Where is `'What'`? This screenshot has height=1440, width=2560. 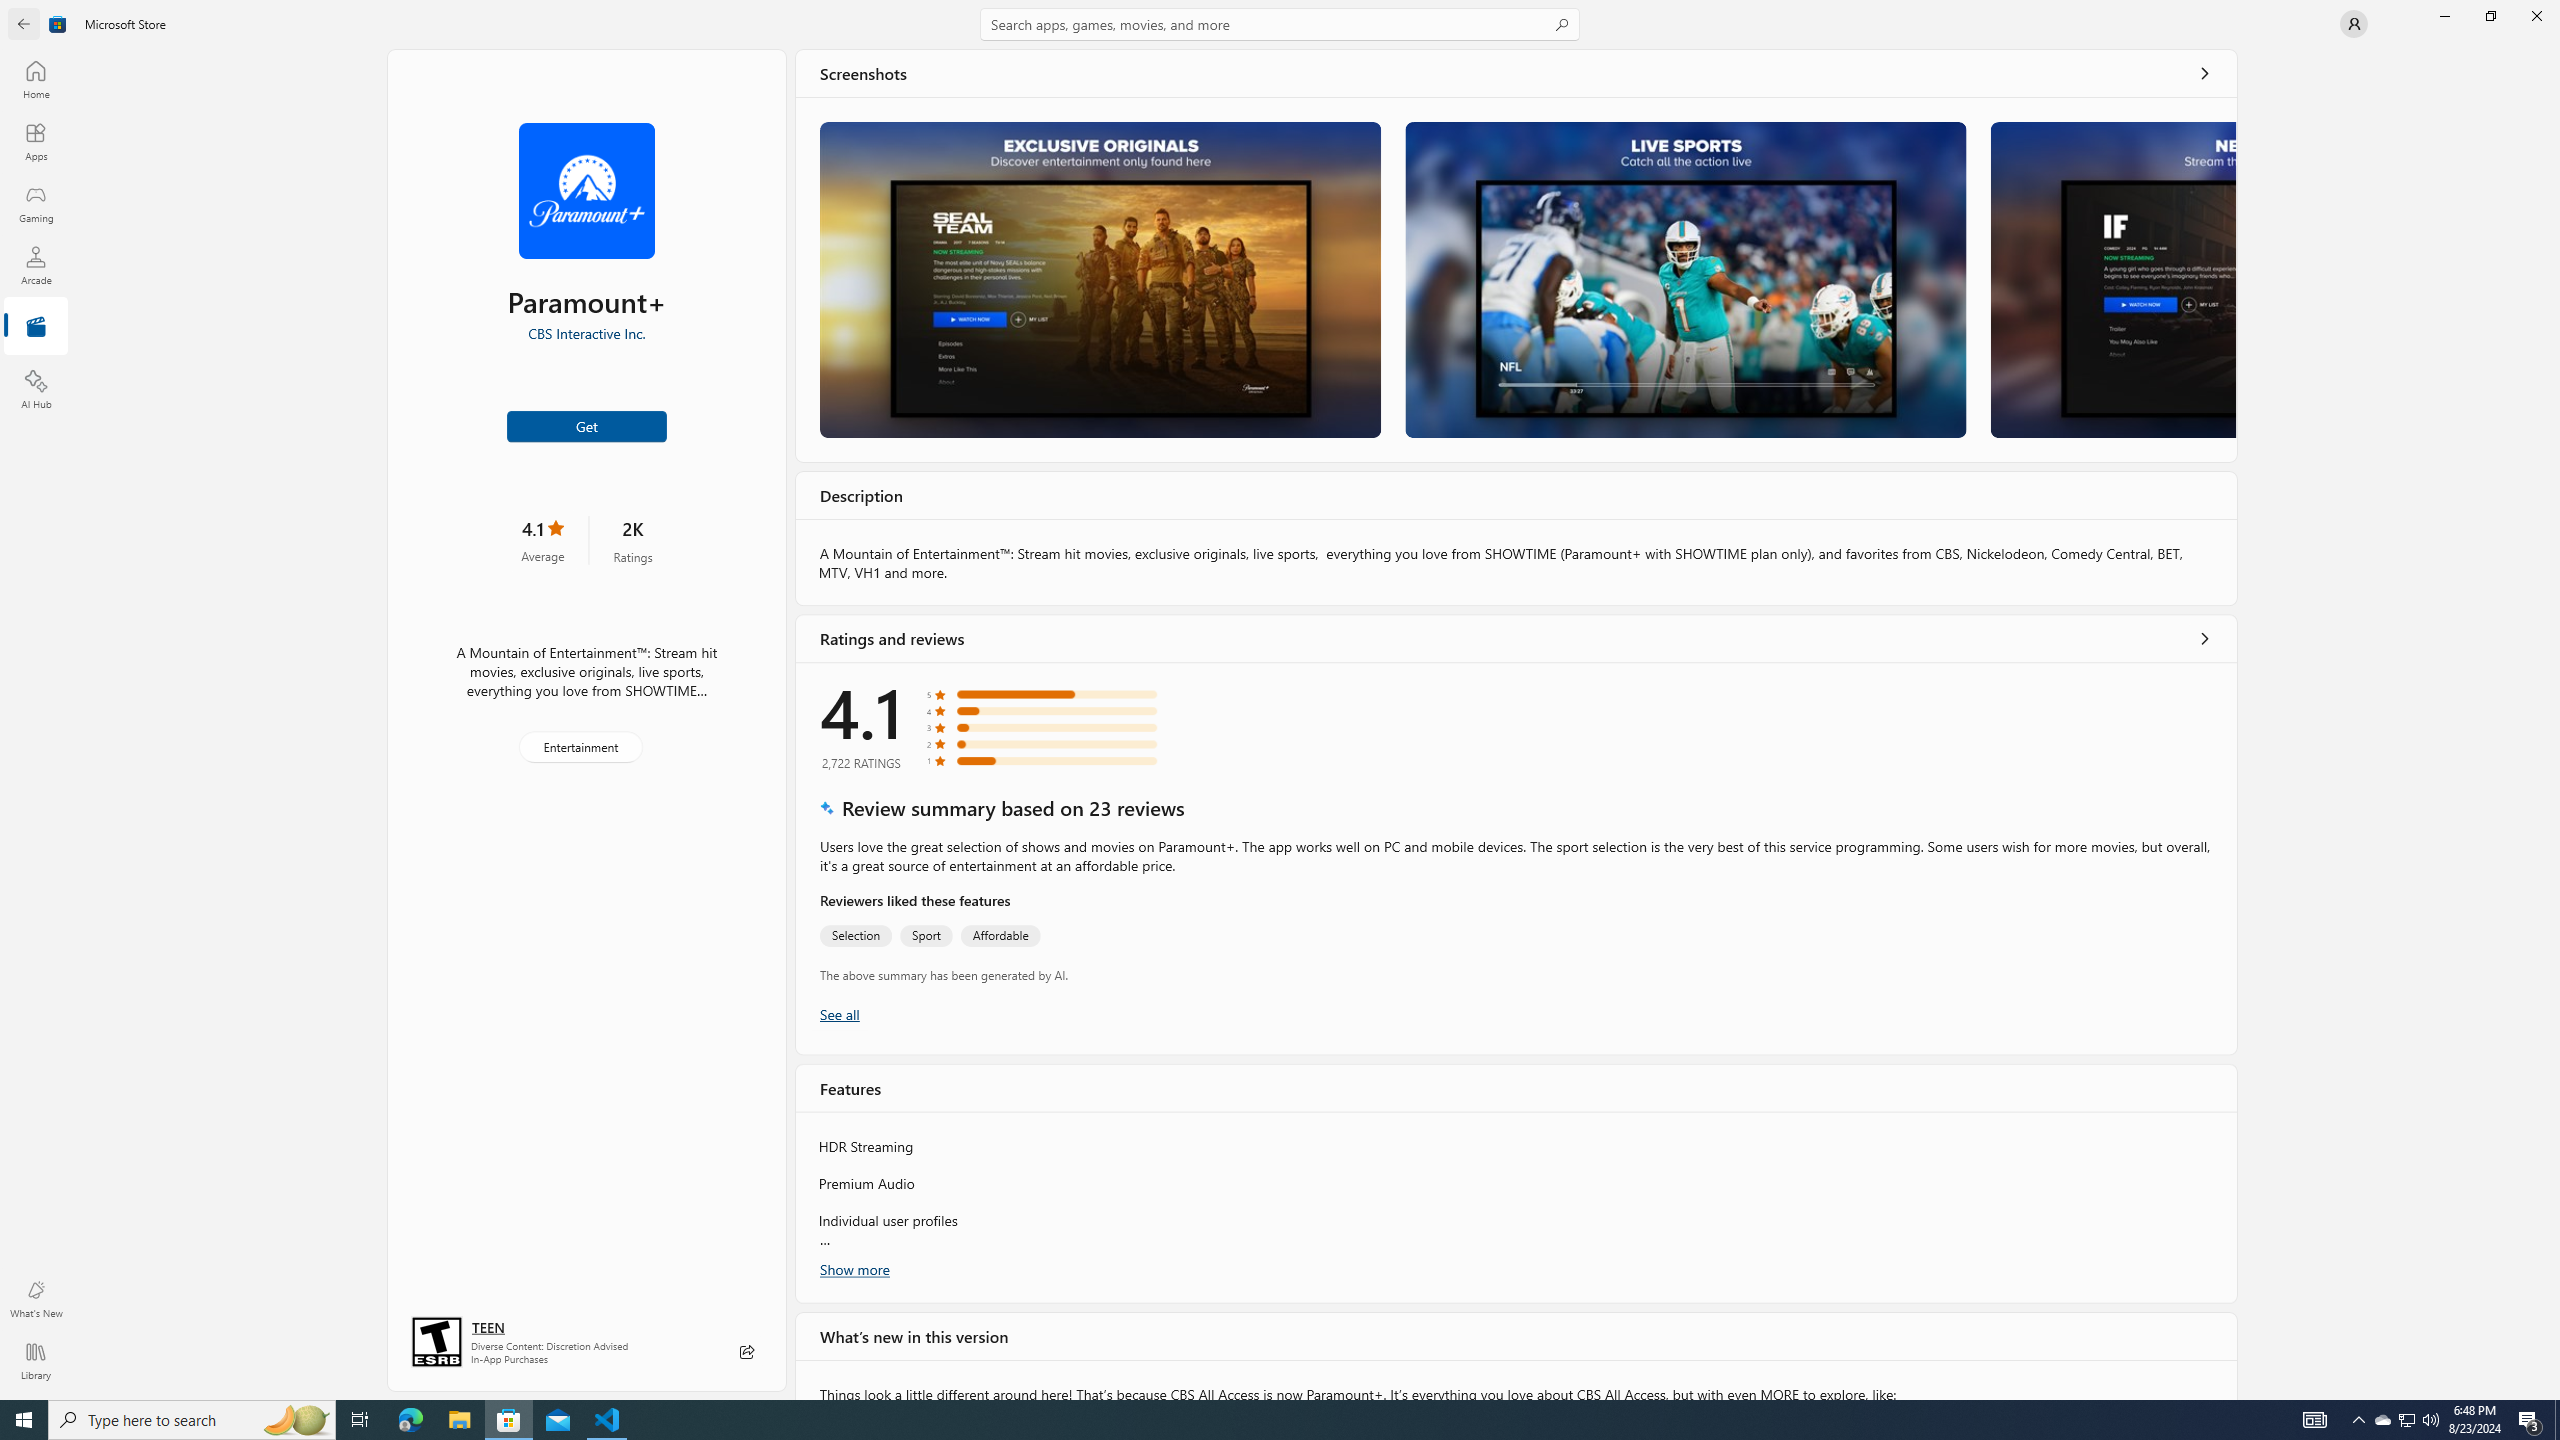
'What' is located at coordinates (34, 1298).